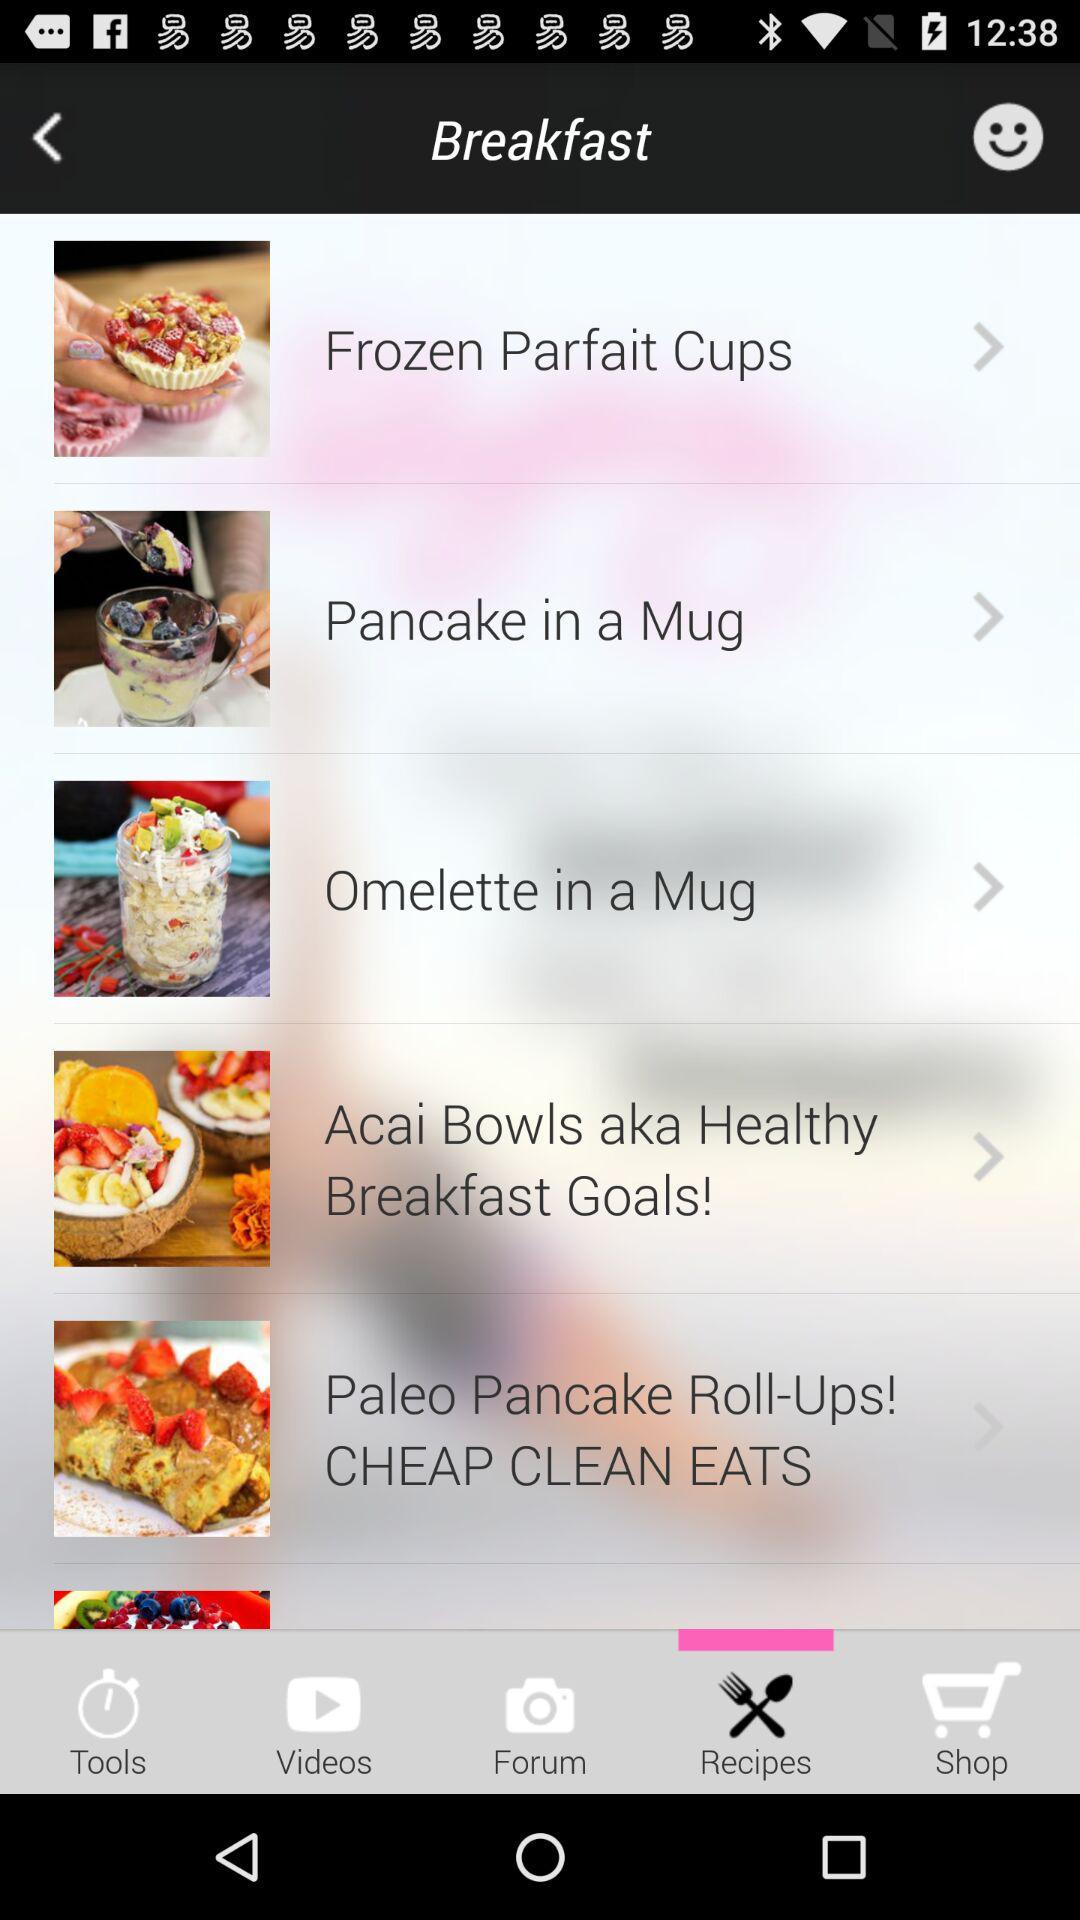 The height and width of the screenshot is (1920, 1080). What do you see at coordinates (74, 137) in the screenshot?
I see `app next to the breakfast icon` at bounding box center [74, 137].